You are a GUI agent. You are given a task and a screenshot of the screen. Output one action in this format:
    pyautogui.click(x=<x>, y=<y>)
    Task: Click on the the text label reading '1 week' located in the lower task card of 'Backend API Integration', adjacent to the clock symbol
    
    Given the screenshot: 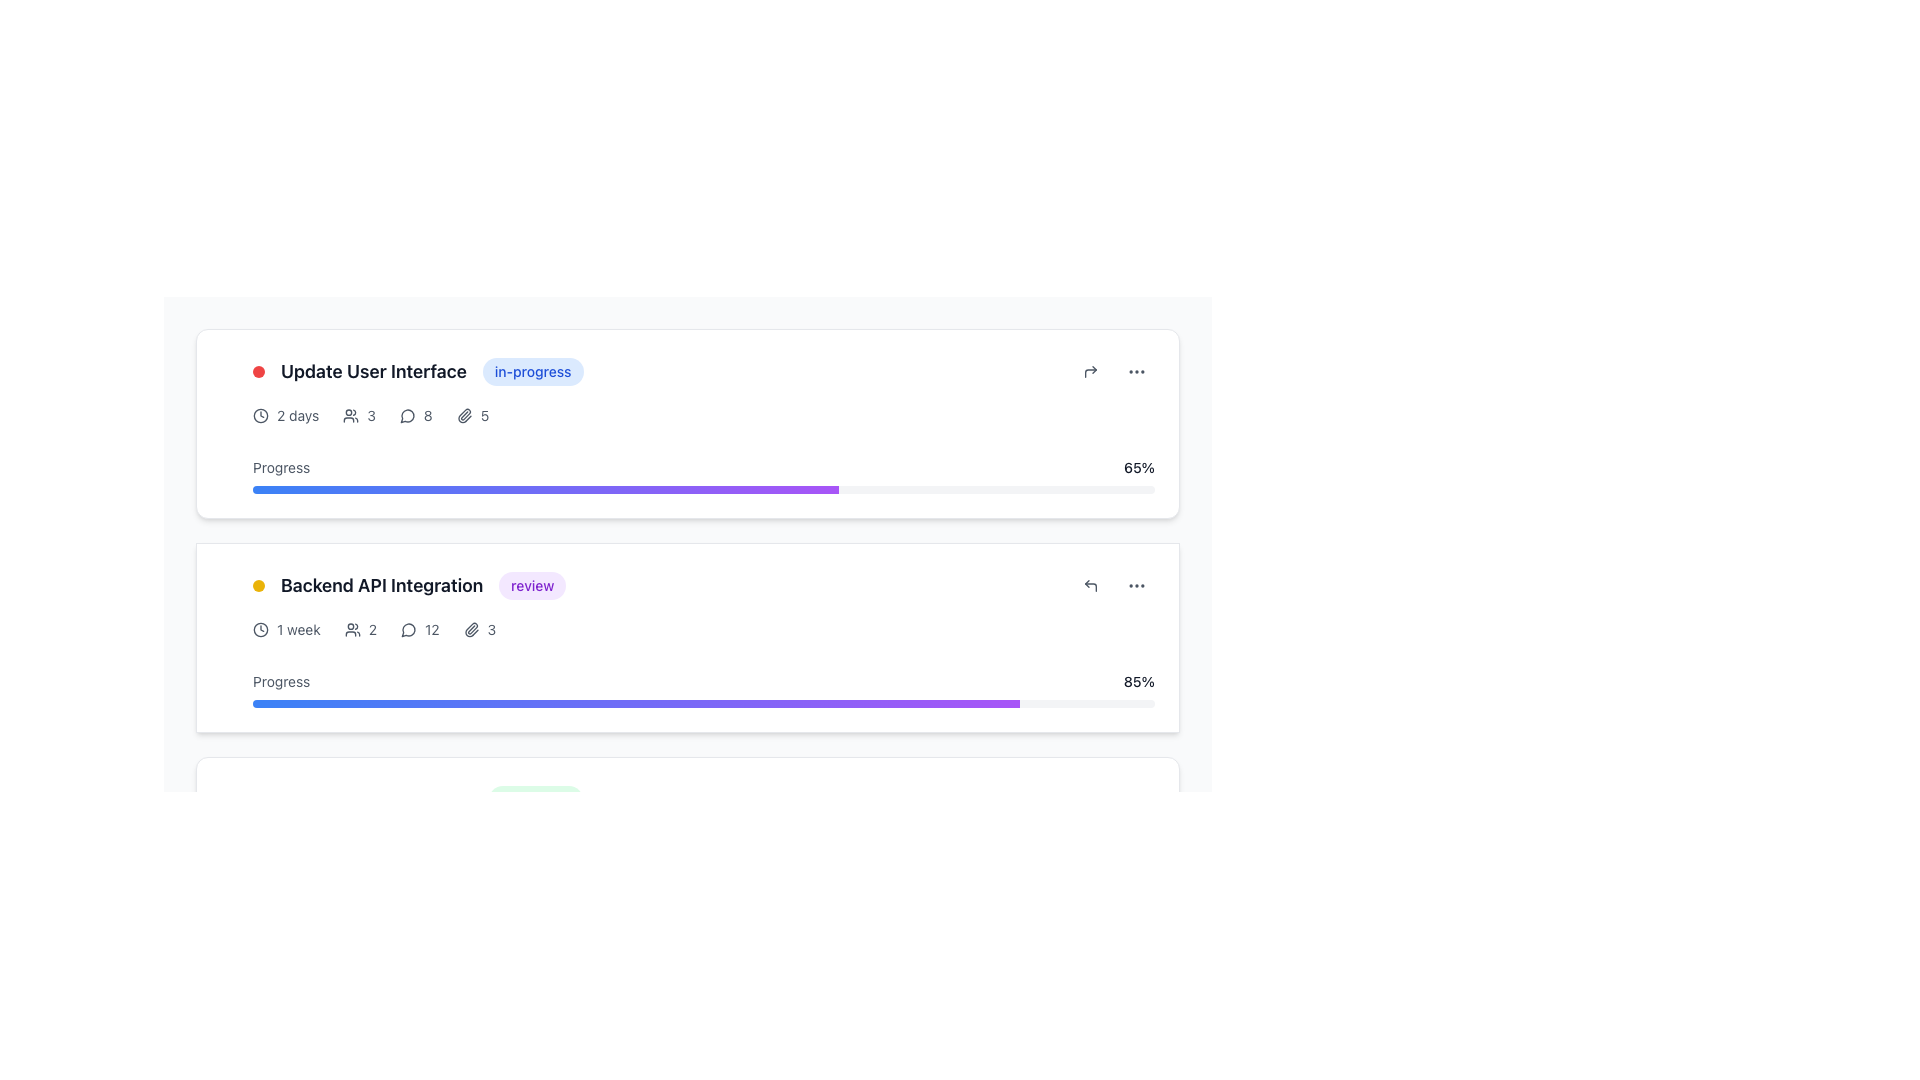 What is the action you would take?
    pyautogui.click(x=297, y=628)
    